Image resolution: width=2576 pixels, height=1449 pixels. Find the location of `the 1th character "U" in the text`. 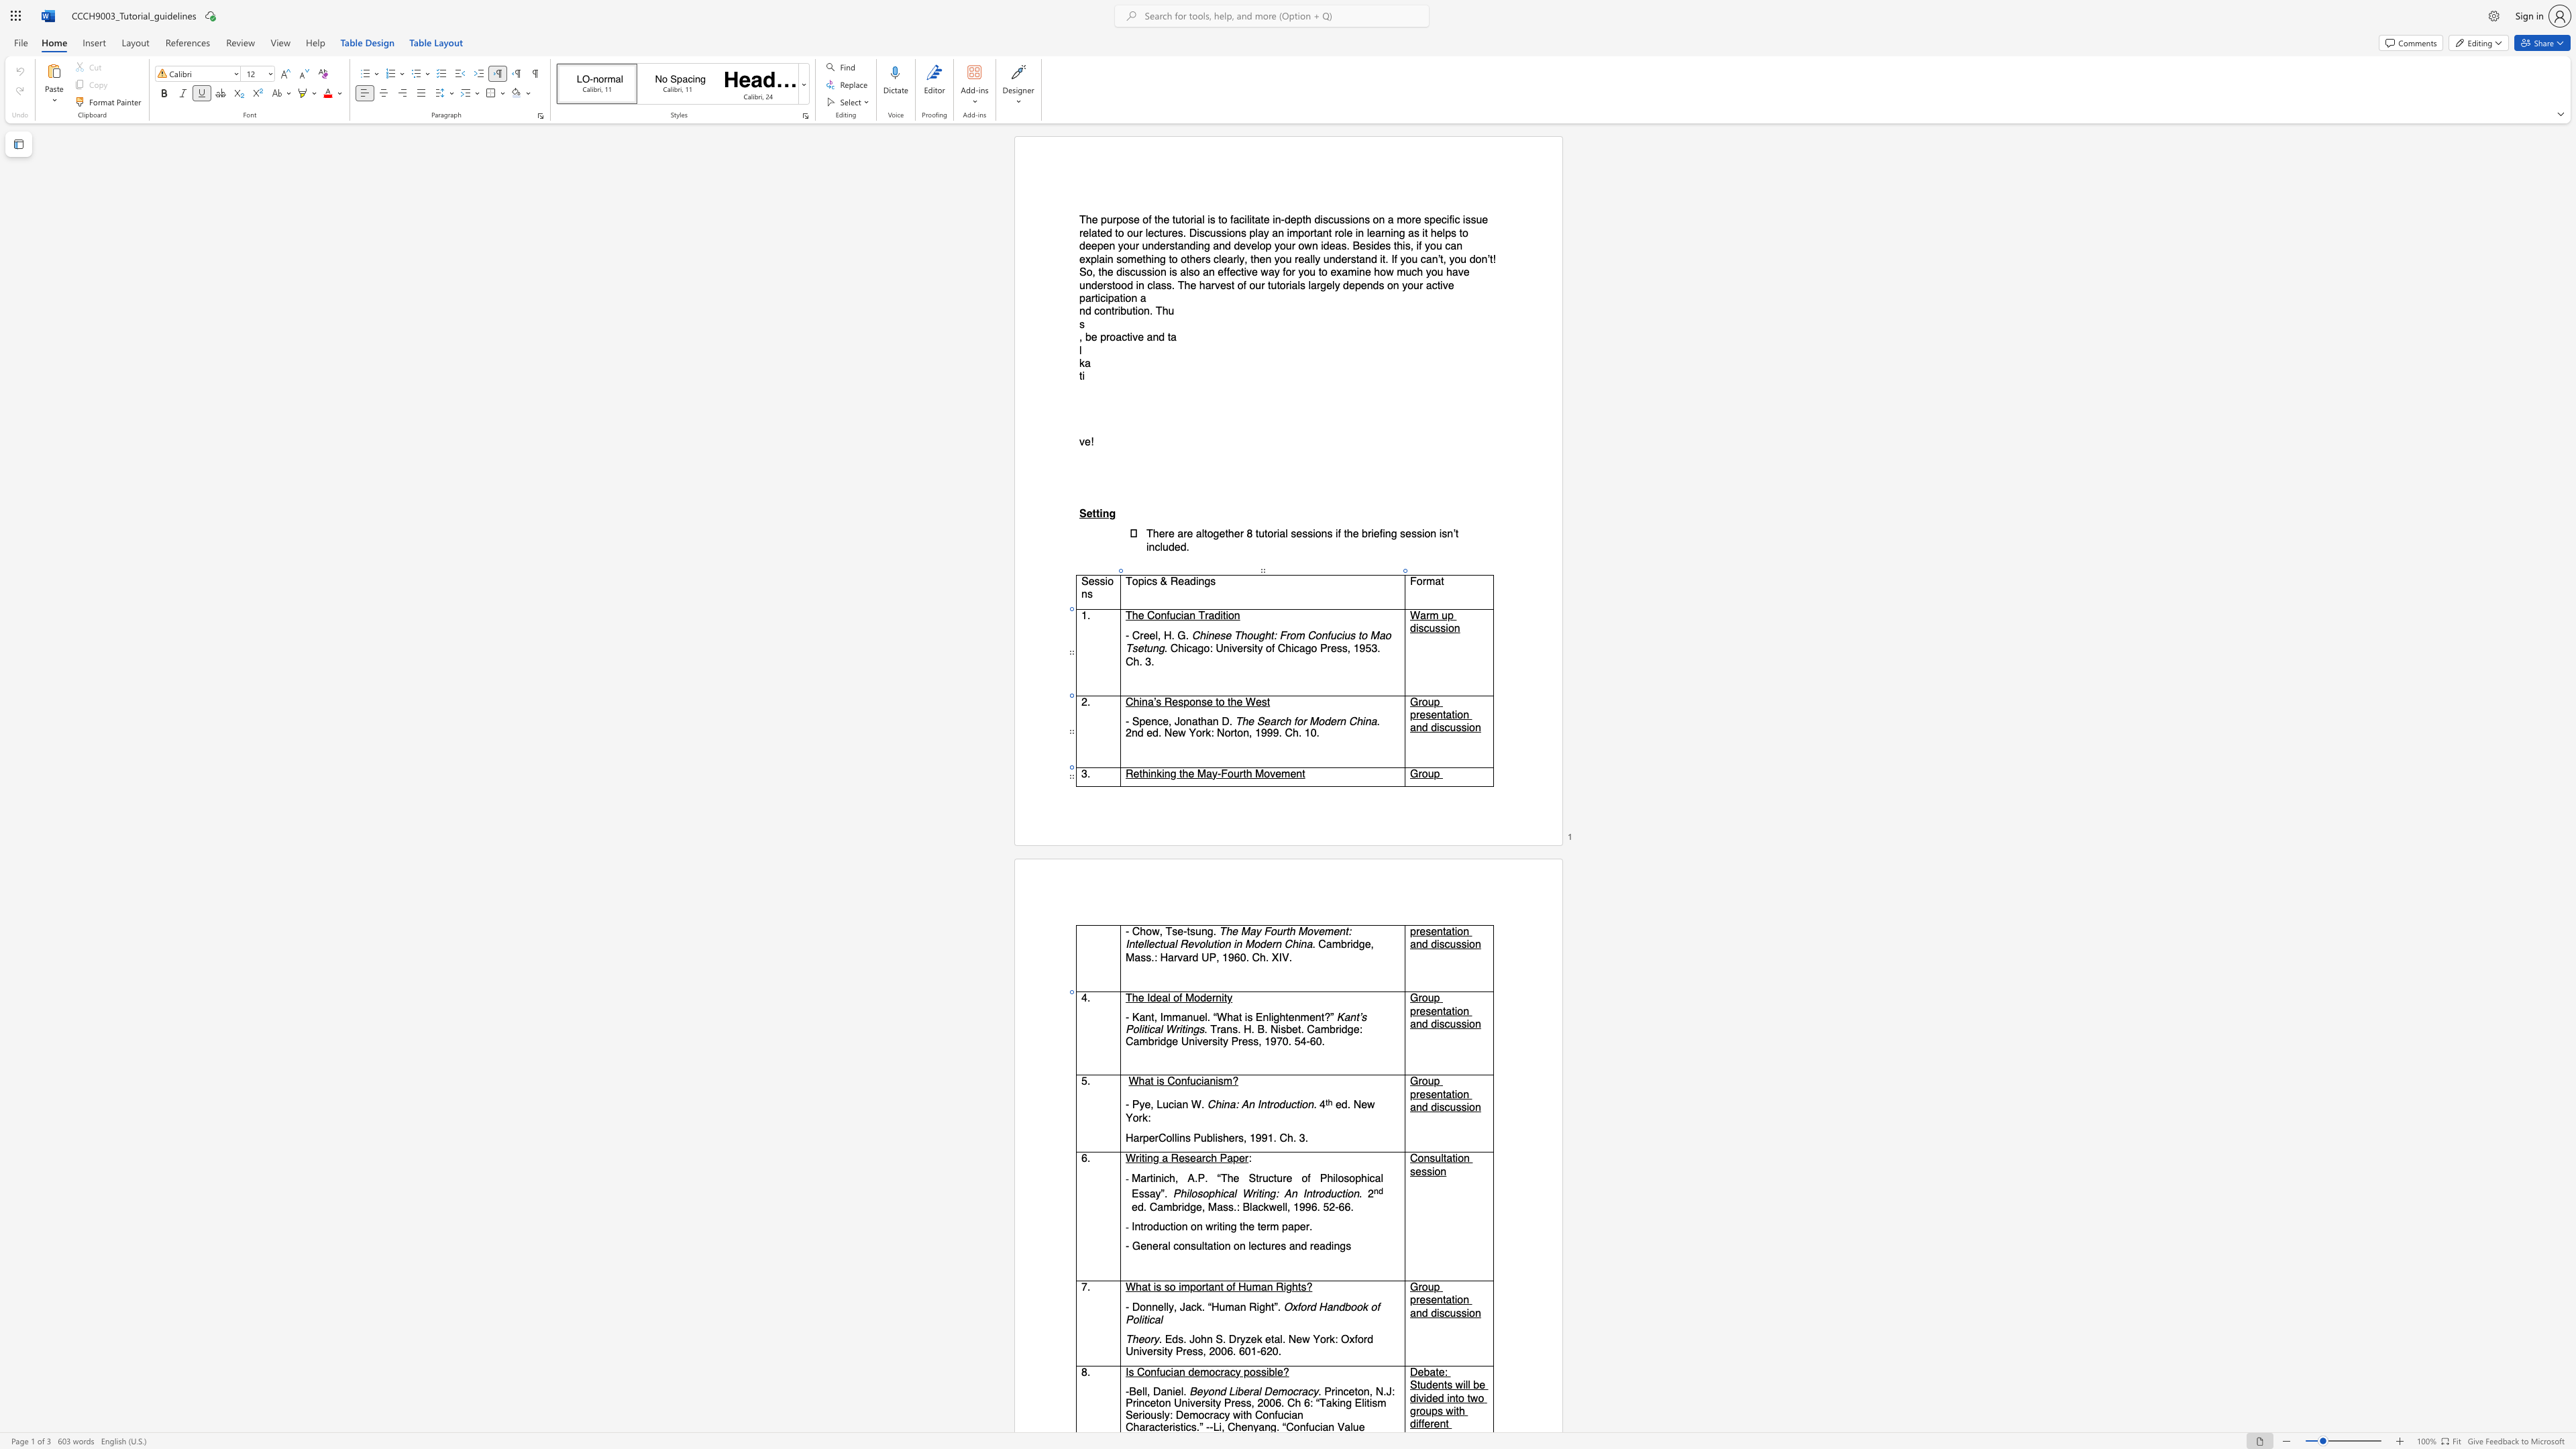

the 1th character "U" in the text is located at coordinates (1204, 956).